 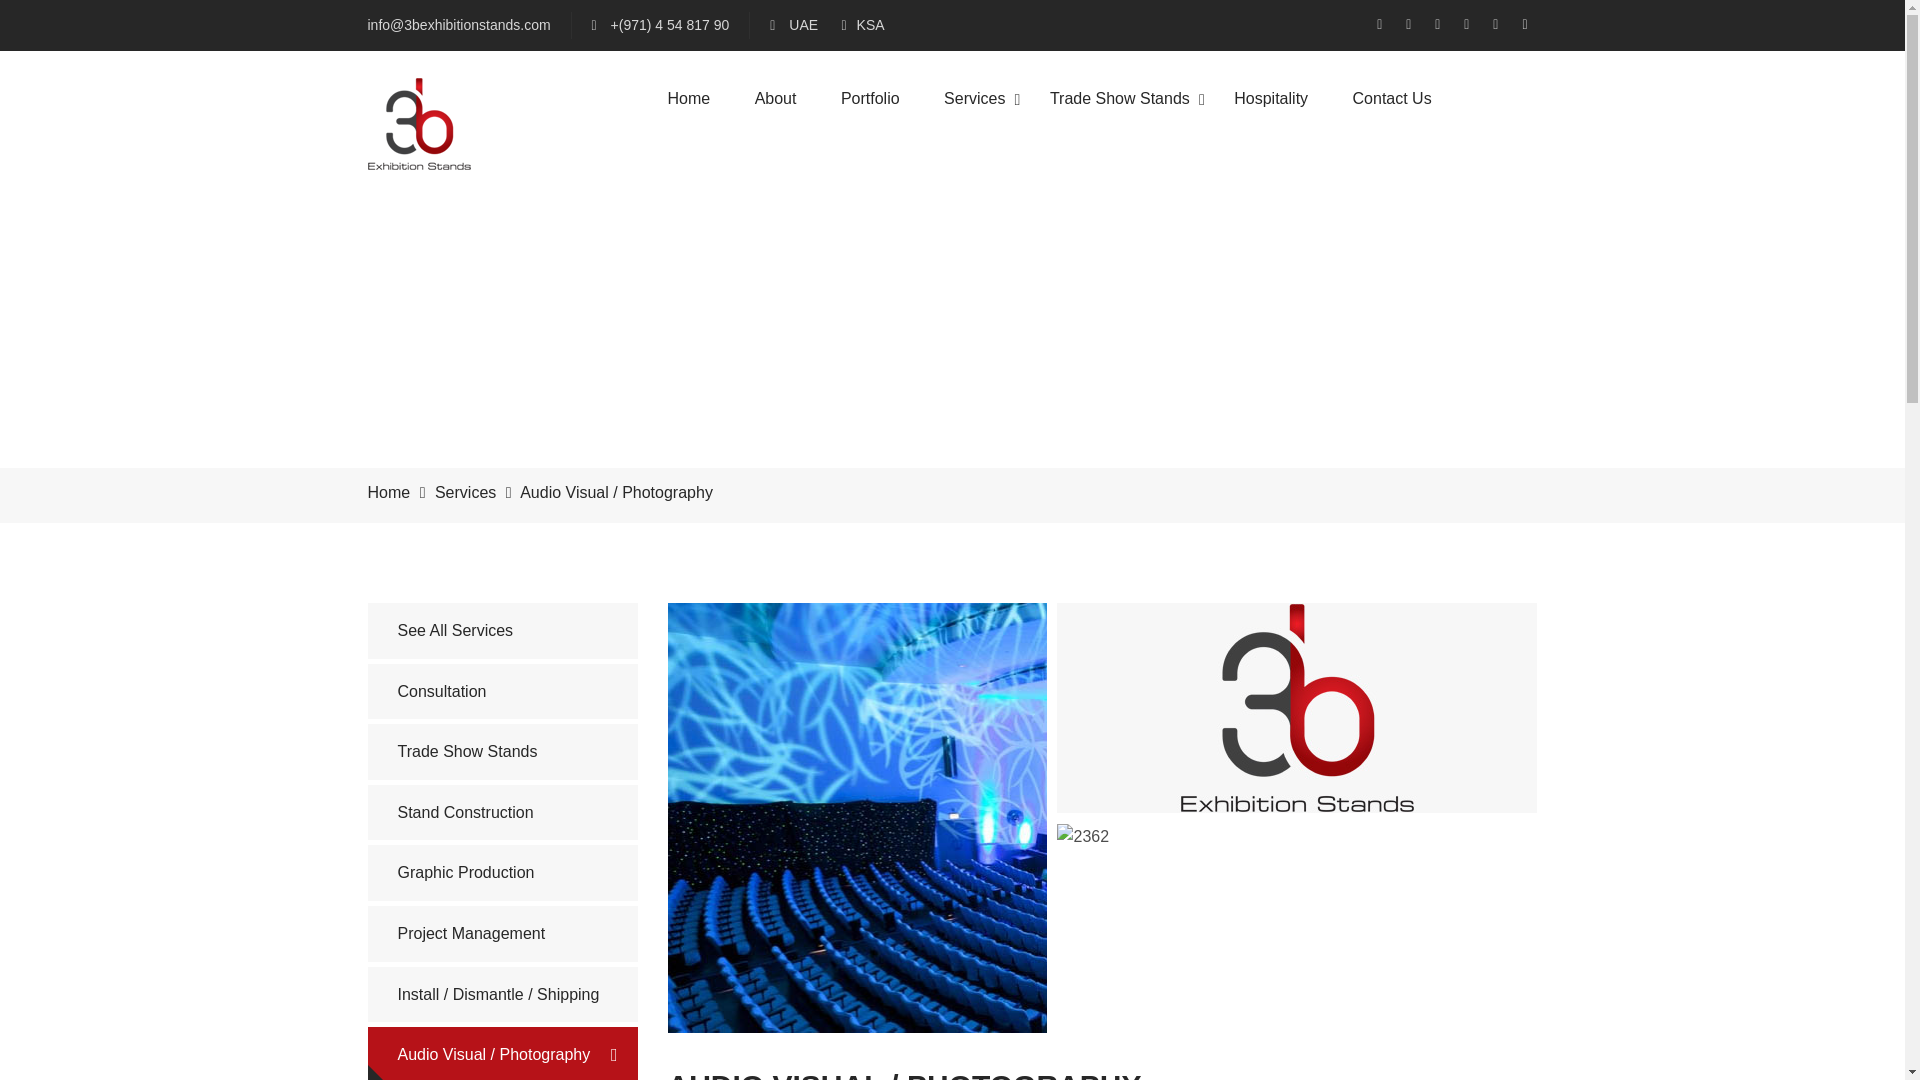 I want to click on 'See All Services', so click(x=398, y=631).